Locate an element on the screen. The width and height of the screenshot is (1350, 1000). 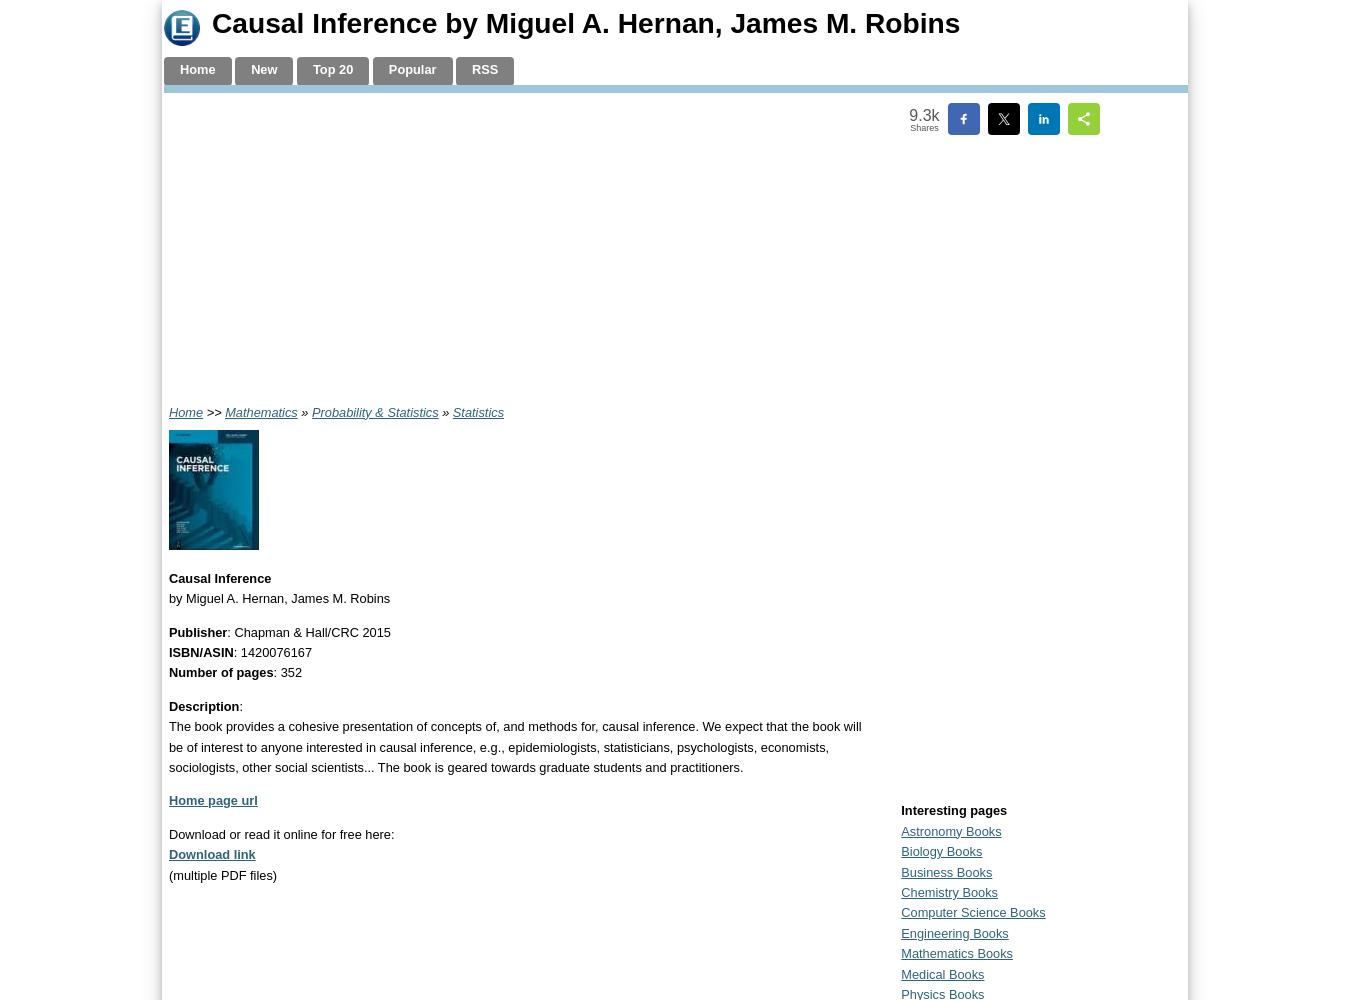
'free' is located at coordinates (350, 832).